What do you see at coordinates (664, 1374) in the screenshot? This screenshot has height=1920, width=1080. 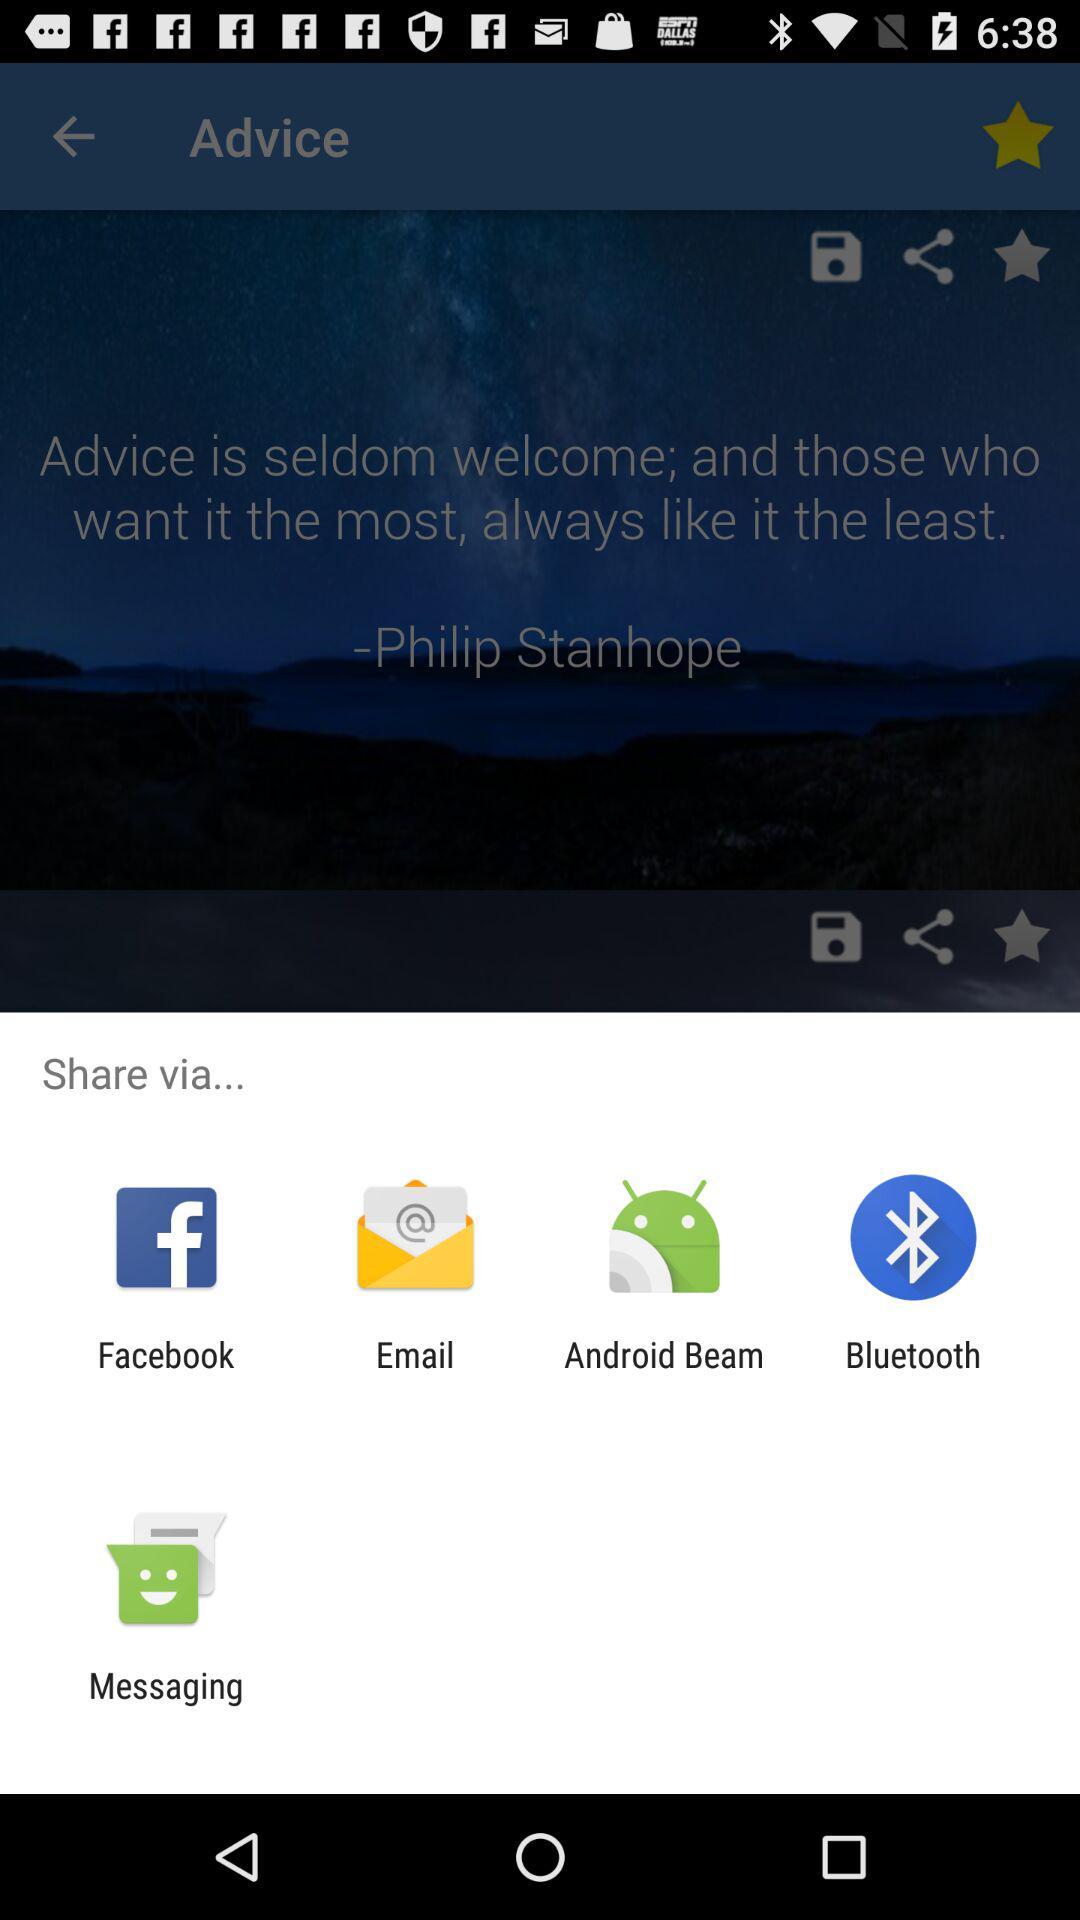 I see `android beam item` at bounding box center [664, 1374].